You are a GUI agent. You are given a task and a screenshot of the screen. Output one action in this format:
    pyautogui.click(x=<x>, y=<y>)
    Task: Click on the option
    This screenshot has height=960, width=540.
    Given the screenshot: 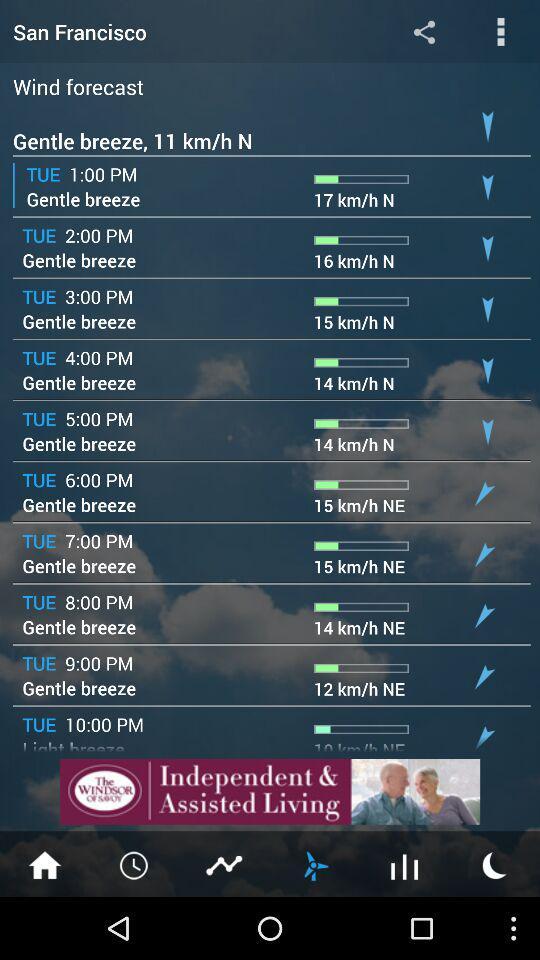 What is the action you would take?
    pyautogui.click(x=500, y=30)
    